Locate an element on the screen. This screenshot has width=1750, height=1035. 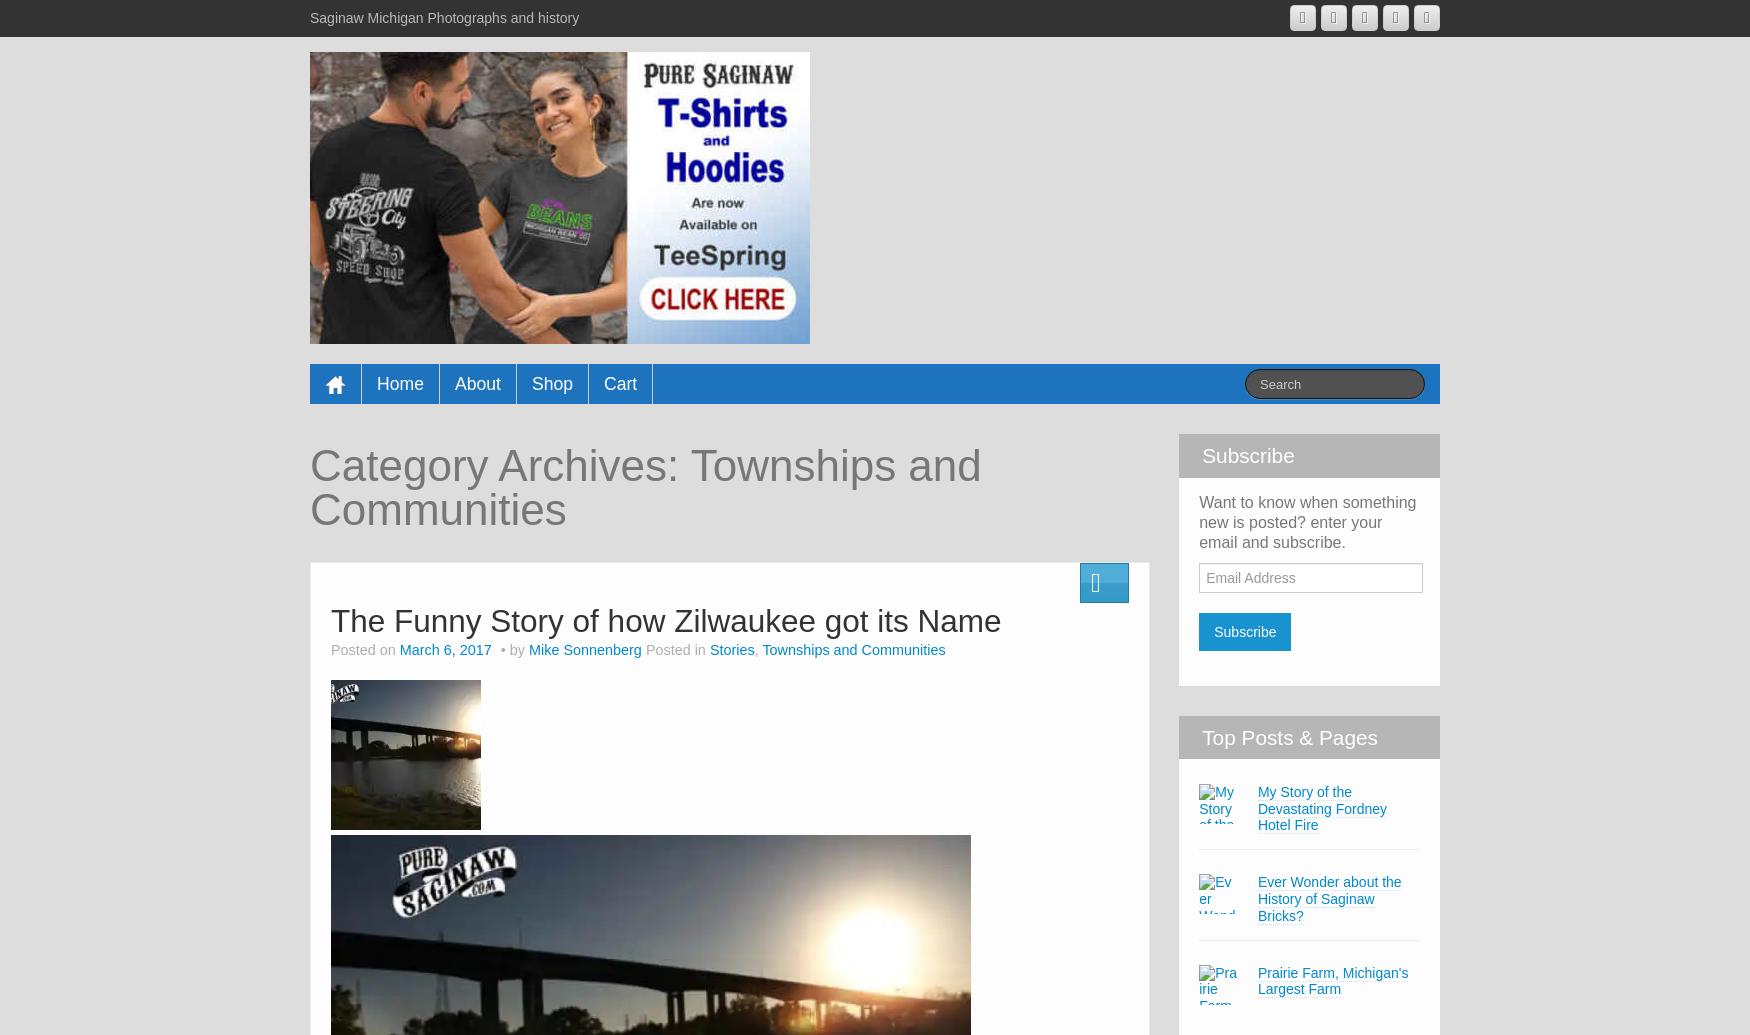
'Prairie Farm, Michigan's Largest Farm' is located at coordinates (1332, 979).